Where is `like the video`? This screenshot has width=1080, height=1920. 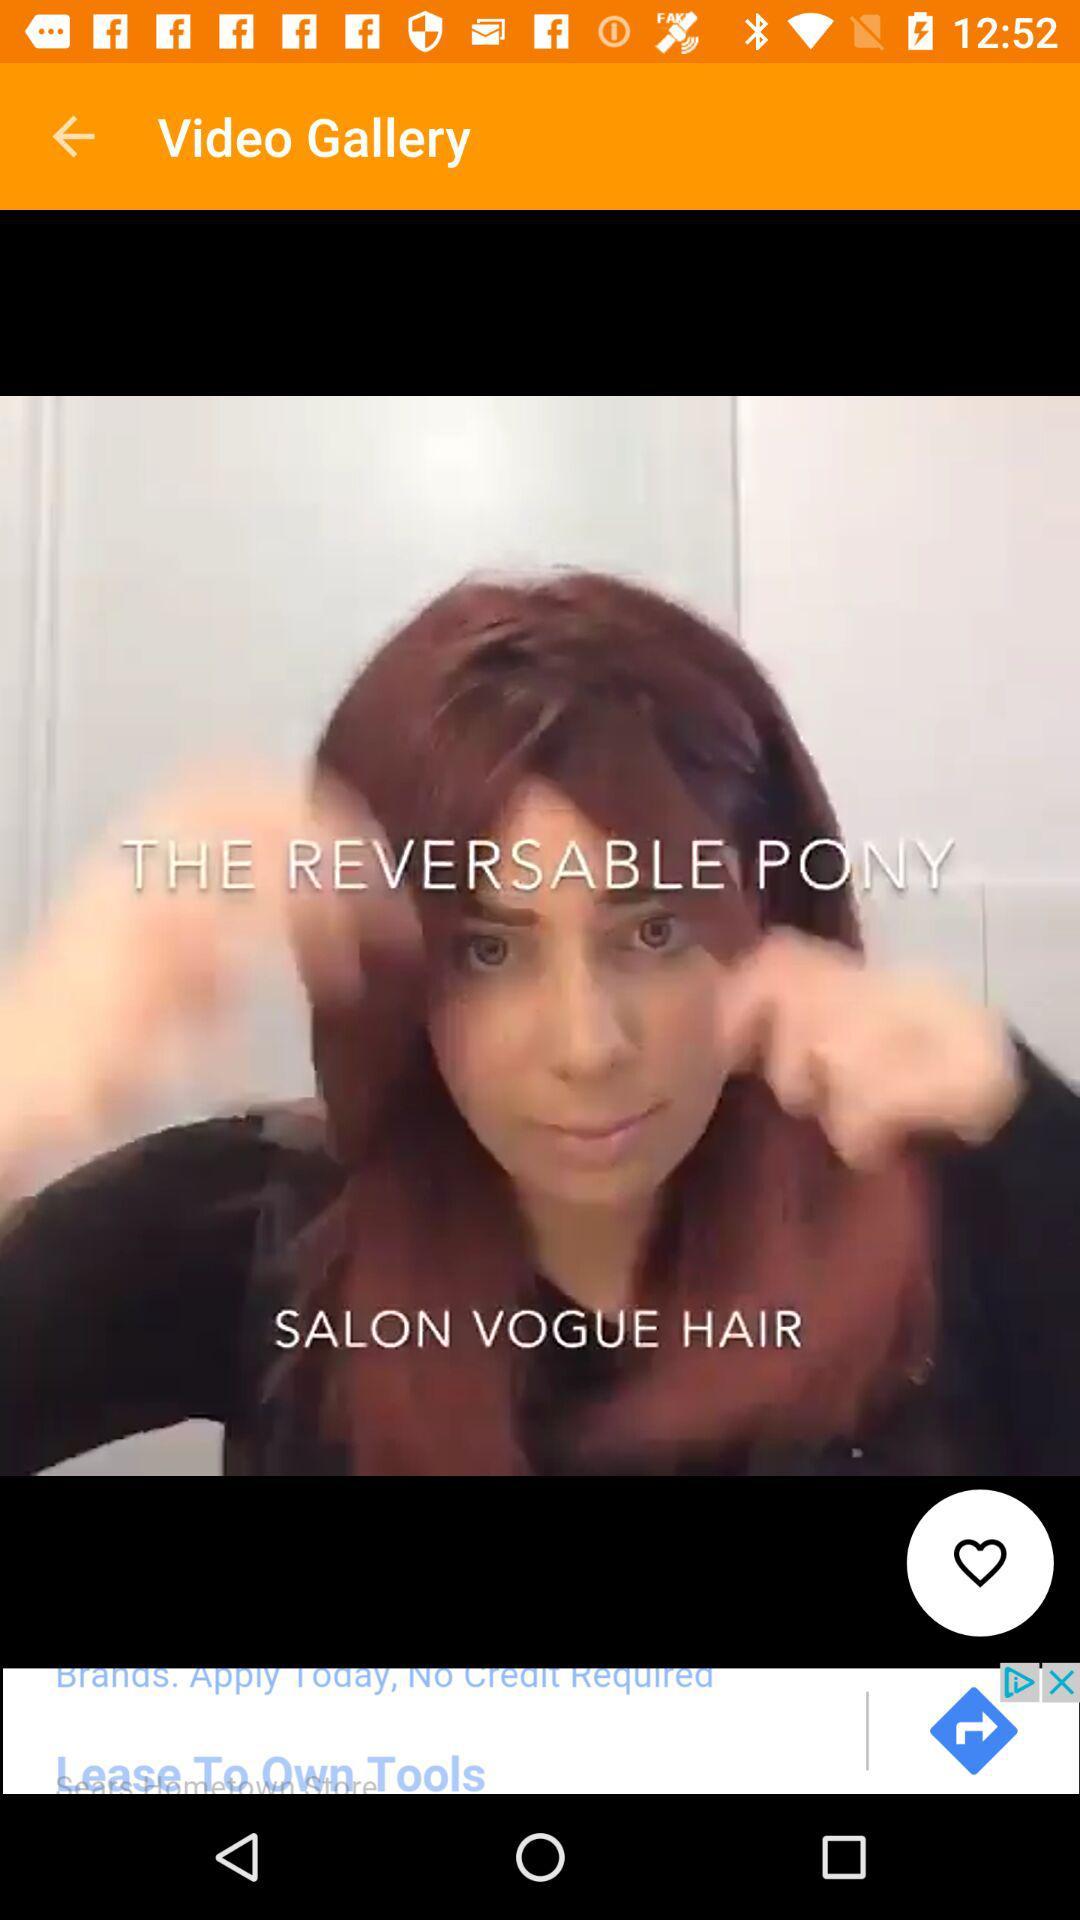
like the video is located at coordinates (979, 1562).